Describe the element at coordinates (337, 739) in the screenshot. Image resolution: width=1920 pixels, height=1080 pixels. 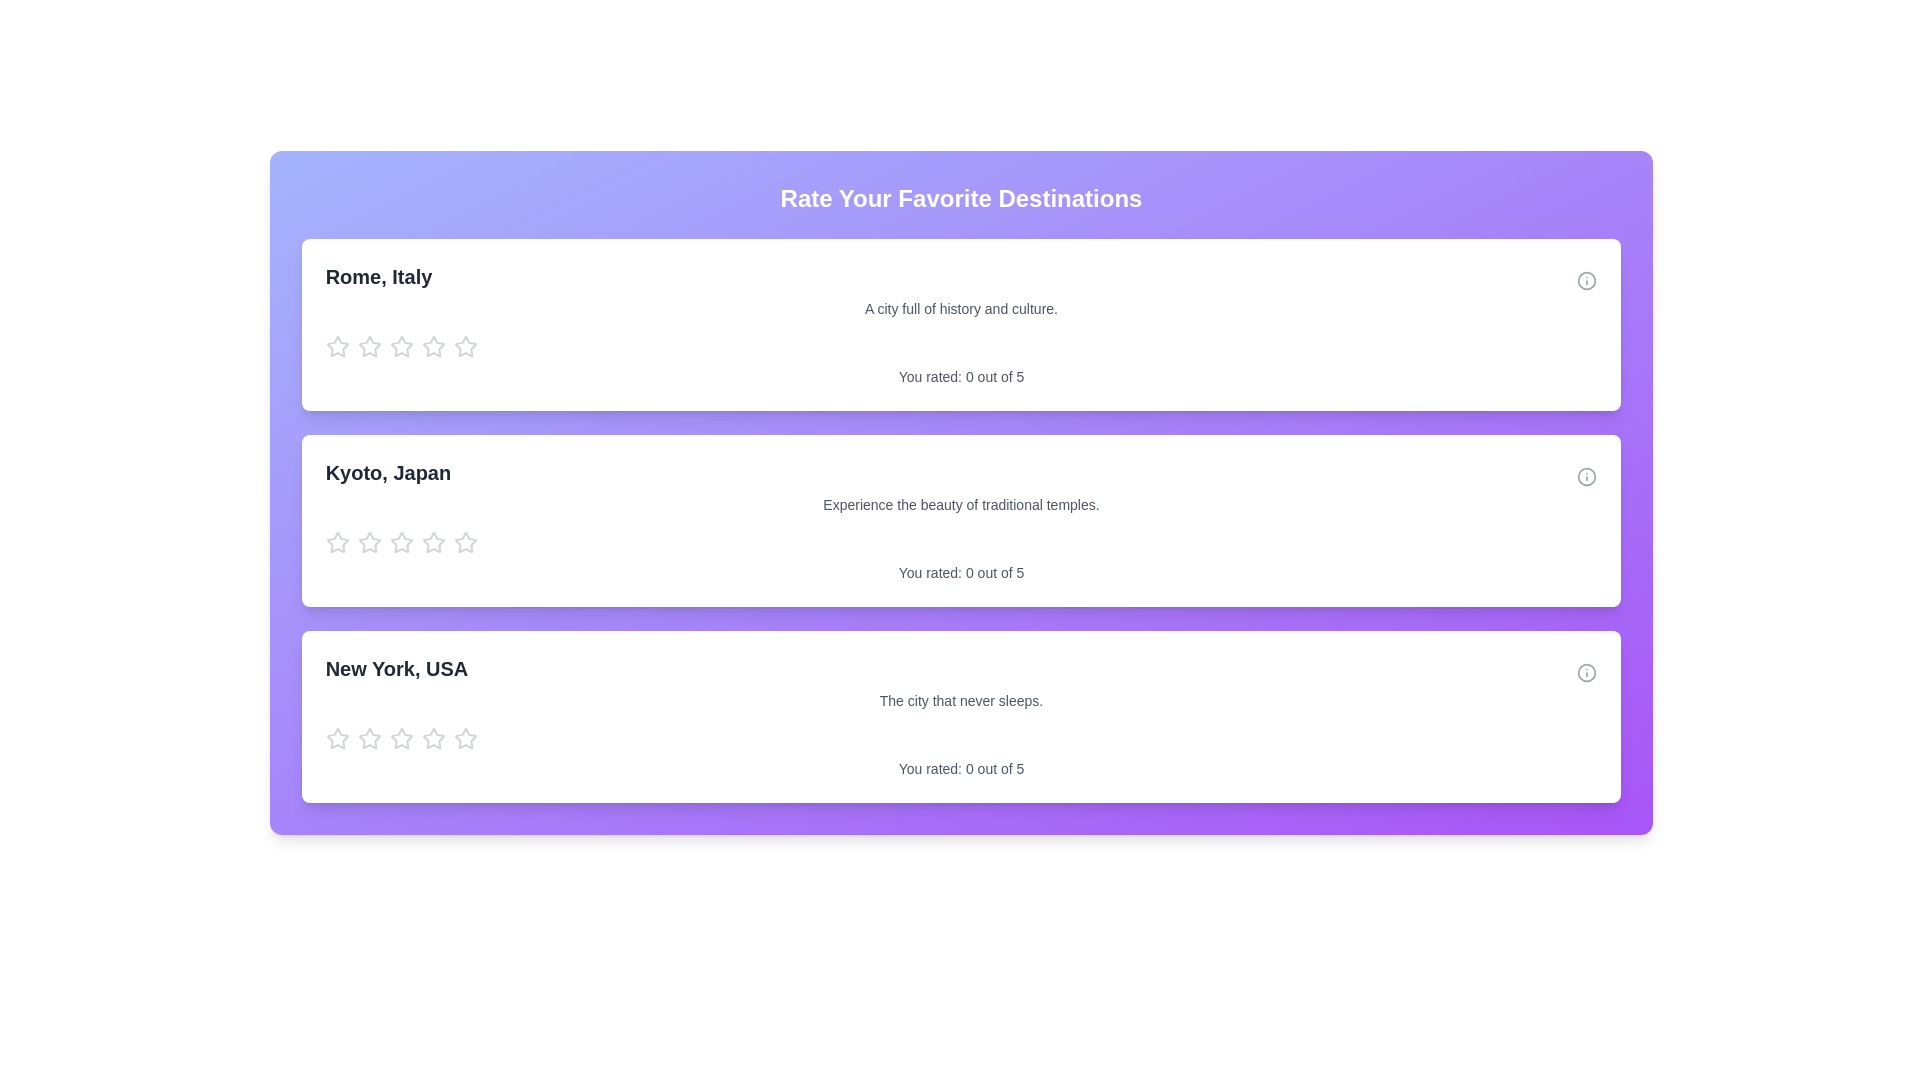
I see `the first star in the star rating selector located beneath the 'New York, USA' title to rate one out of five` at that location.